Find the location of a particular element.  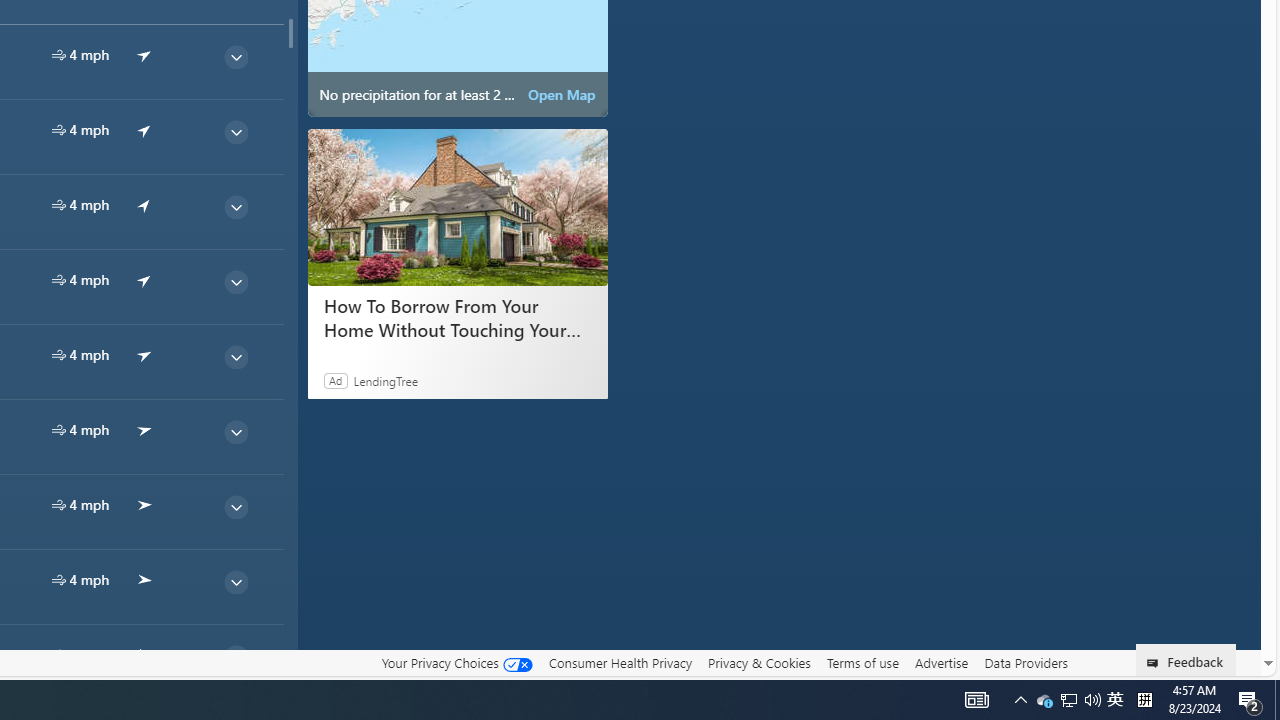

'Data Providers' is located at coordinates (1025, 662).